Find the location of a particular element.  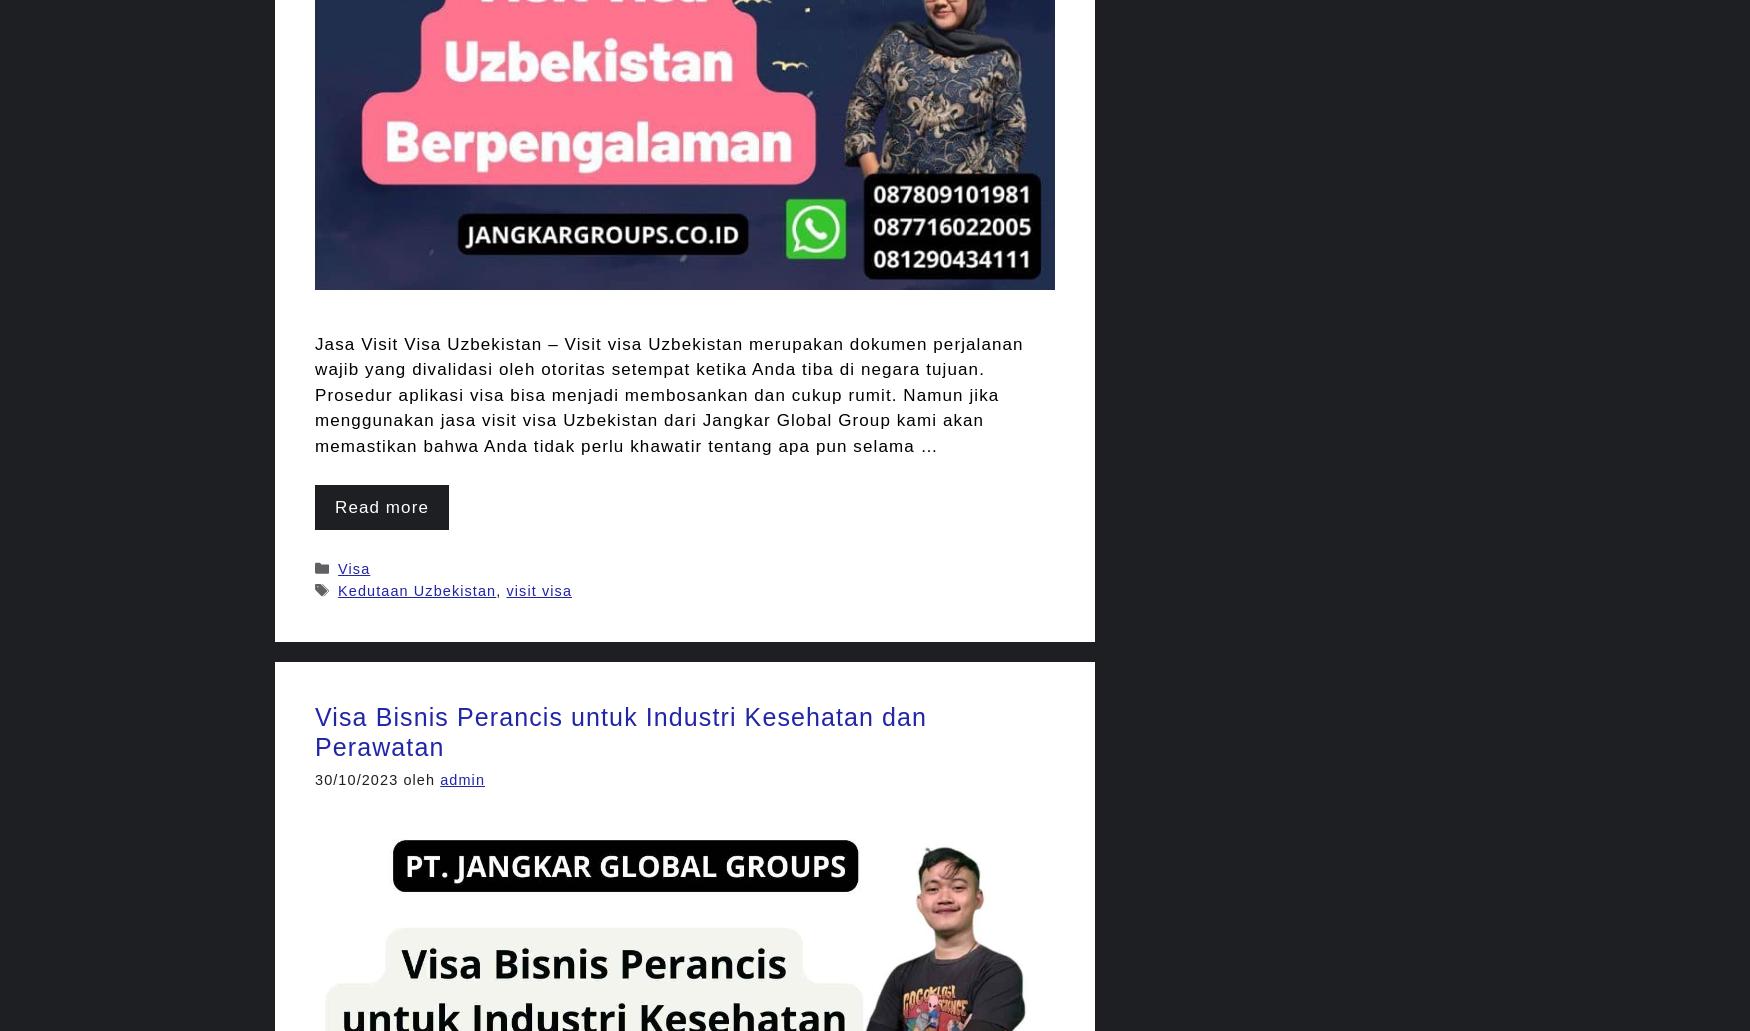

',' is located at coordinates (500, 589).